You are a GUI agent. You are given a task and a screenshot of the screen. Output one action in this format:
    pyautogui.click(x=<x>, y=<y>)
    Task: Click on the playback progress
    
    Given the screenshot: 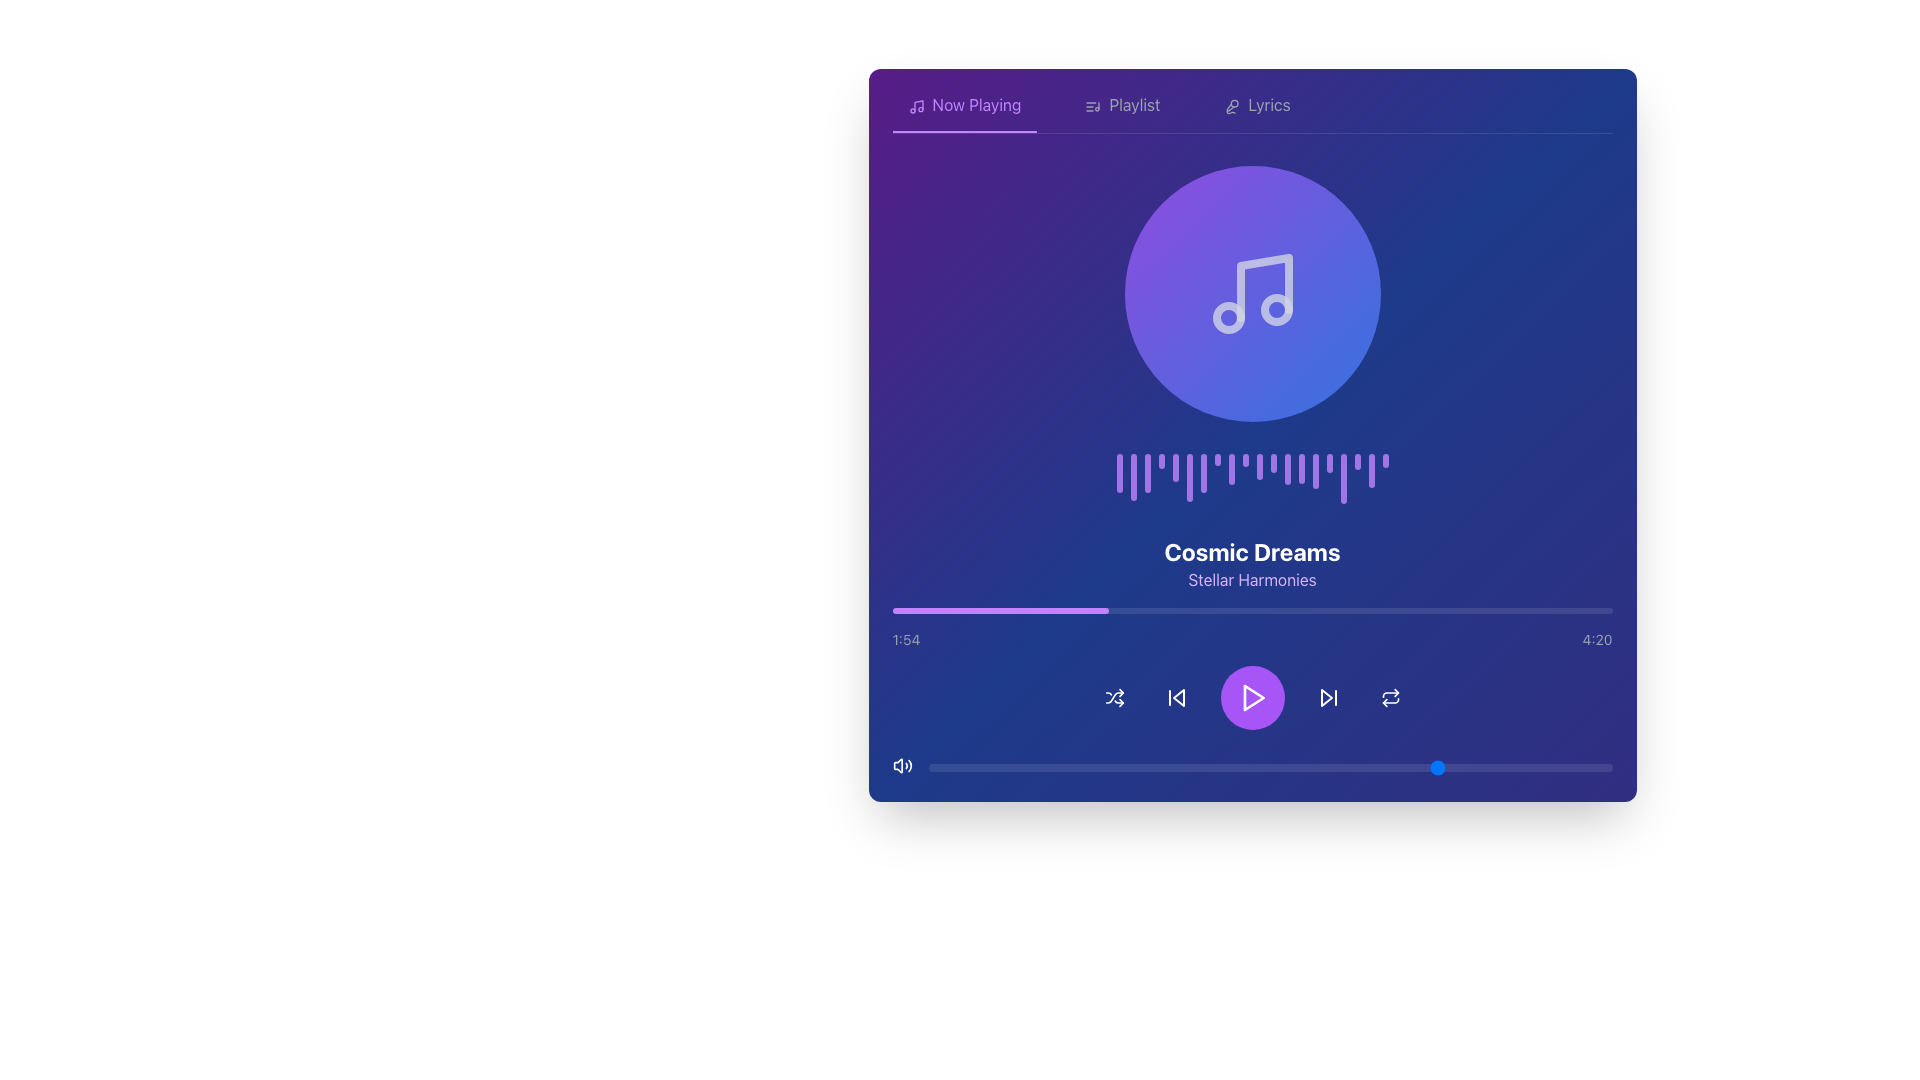 What is the action you would take?
    pyautogui.click(x=972, y=609)
    